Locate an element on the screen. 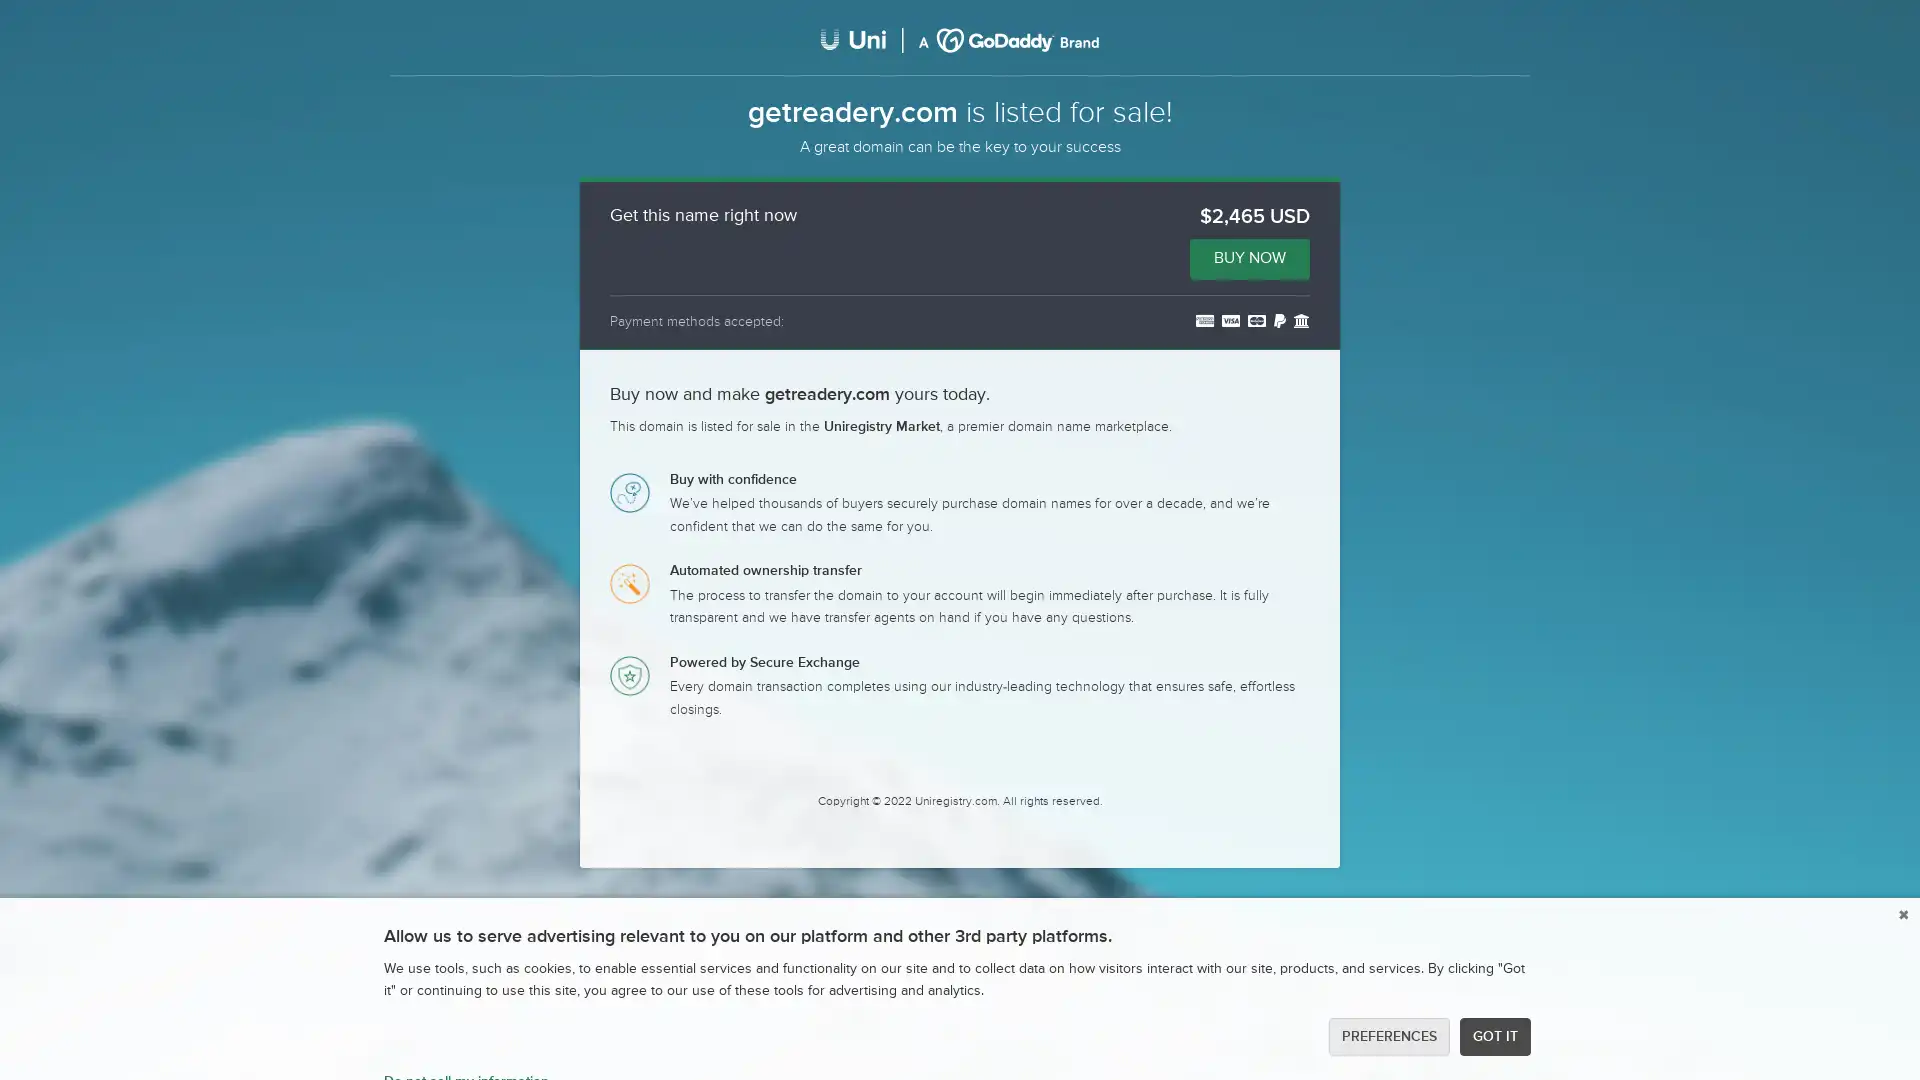  BUY NOW is located at coordinates (1248, 257).